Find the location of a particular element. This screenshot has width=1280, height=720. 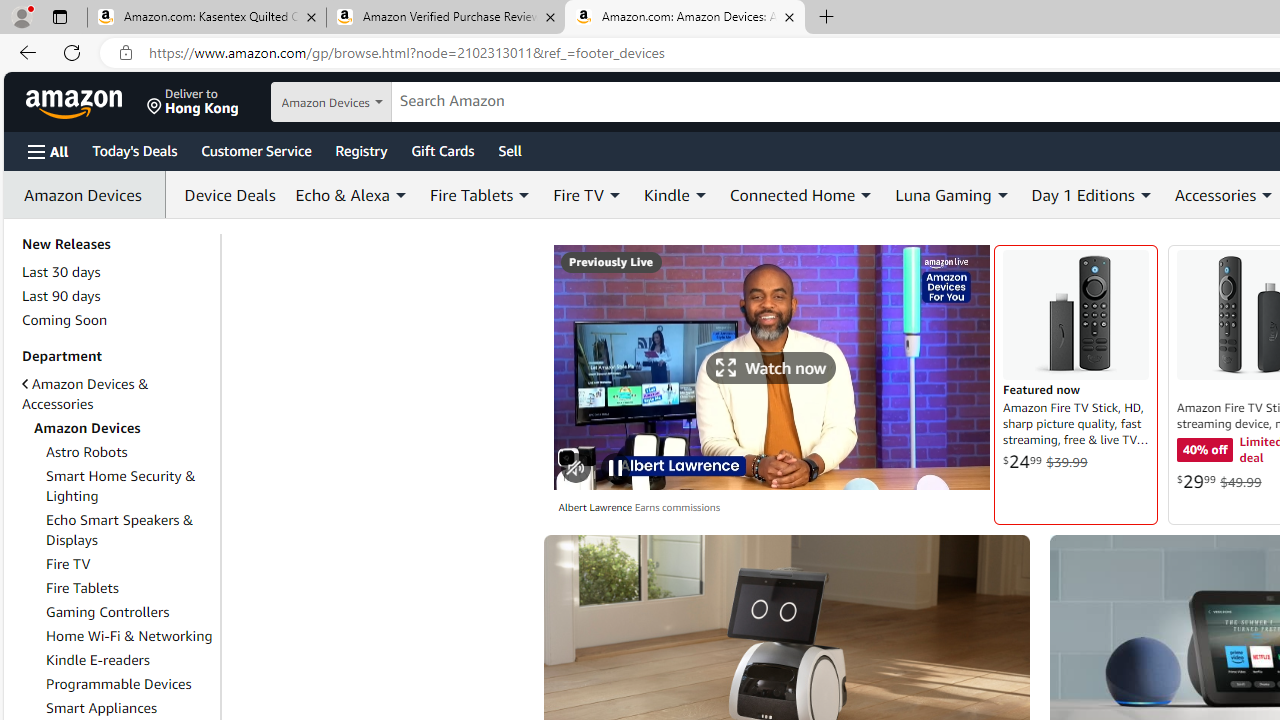

'Expand Kindle' is located at coordinates (700, 195).